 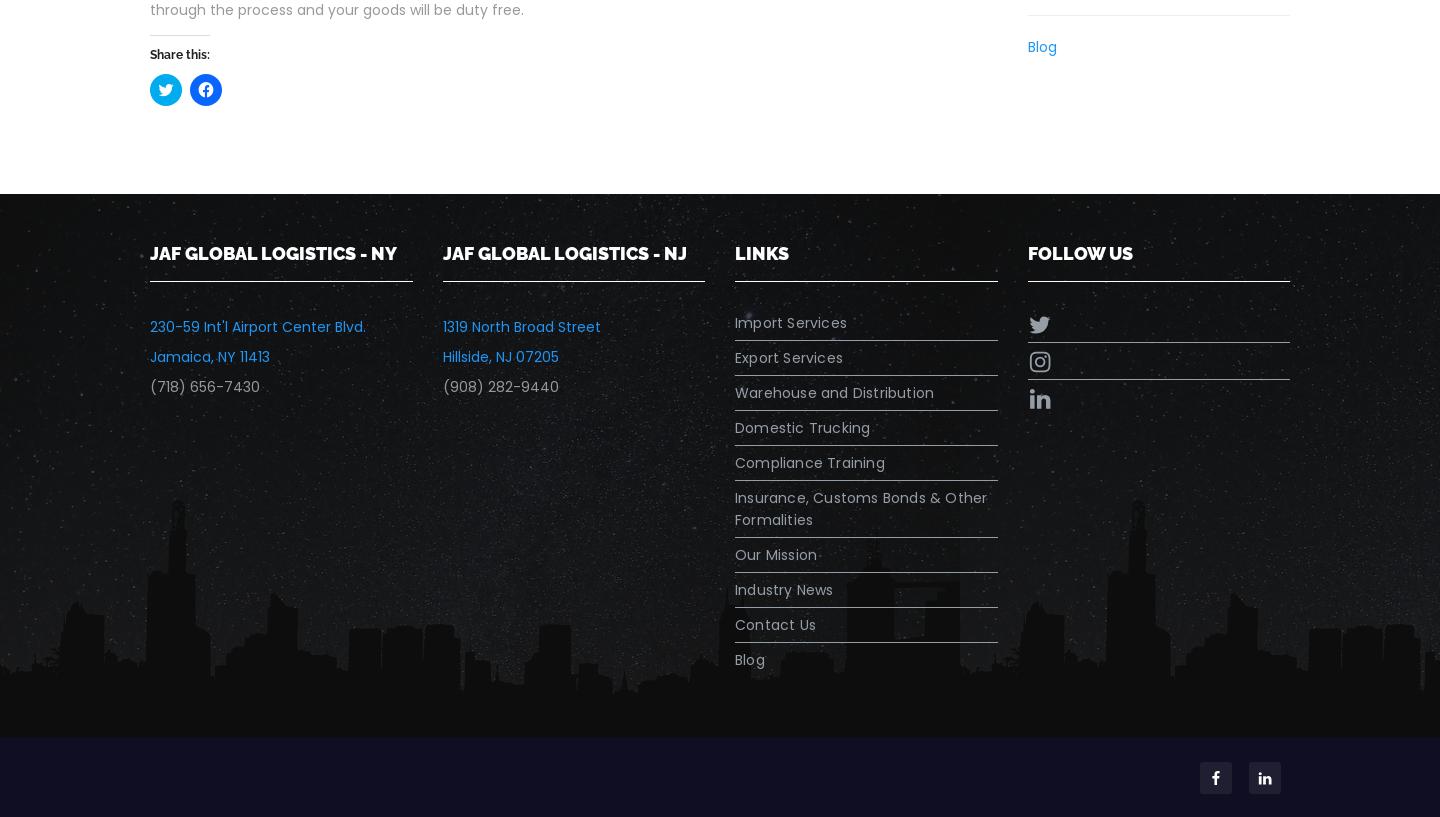 What do you see at coordinates (733, 253) in the screenshot?
I see `'Links'` at bounding box center [733, 253].